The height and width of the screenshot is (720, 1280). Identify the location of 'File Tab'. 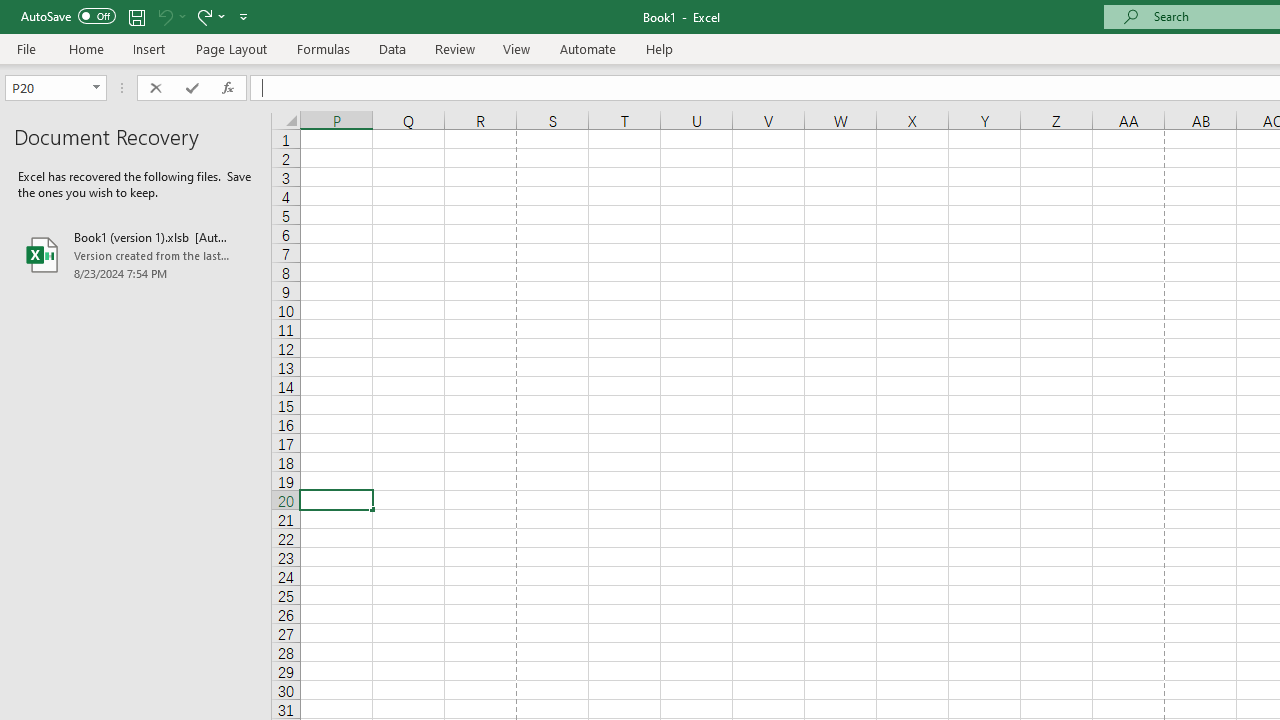
(26, 47).